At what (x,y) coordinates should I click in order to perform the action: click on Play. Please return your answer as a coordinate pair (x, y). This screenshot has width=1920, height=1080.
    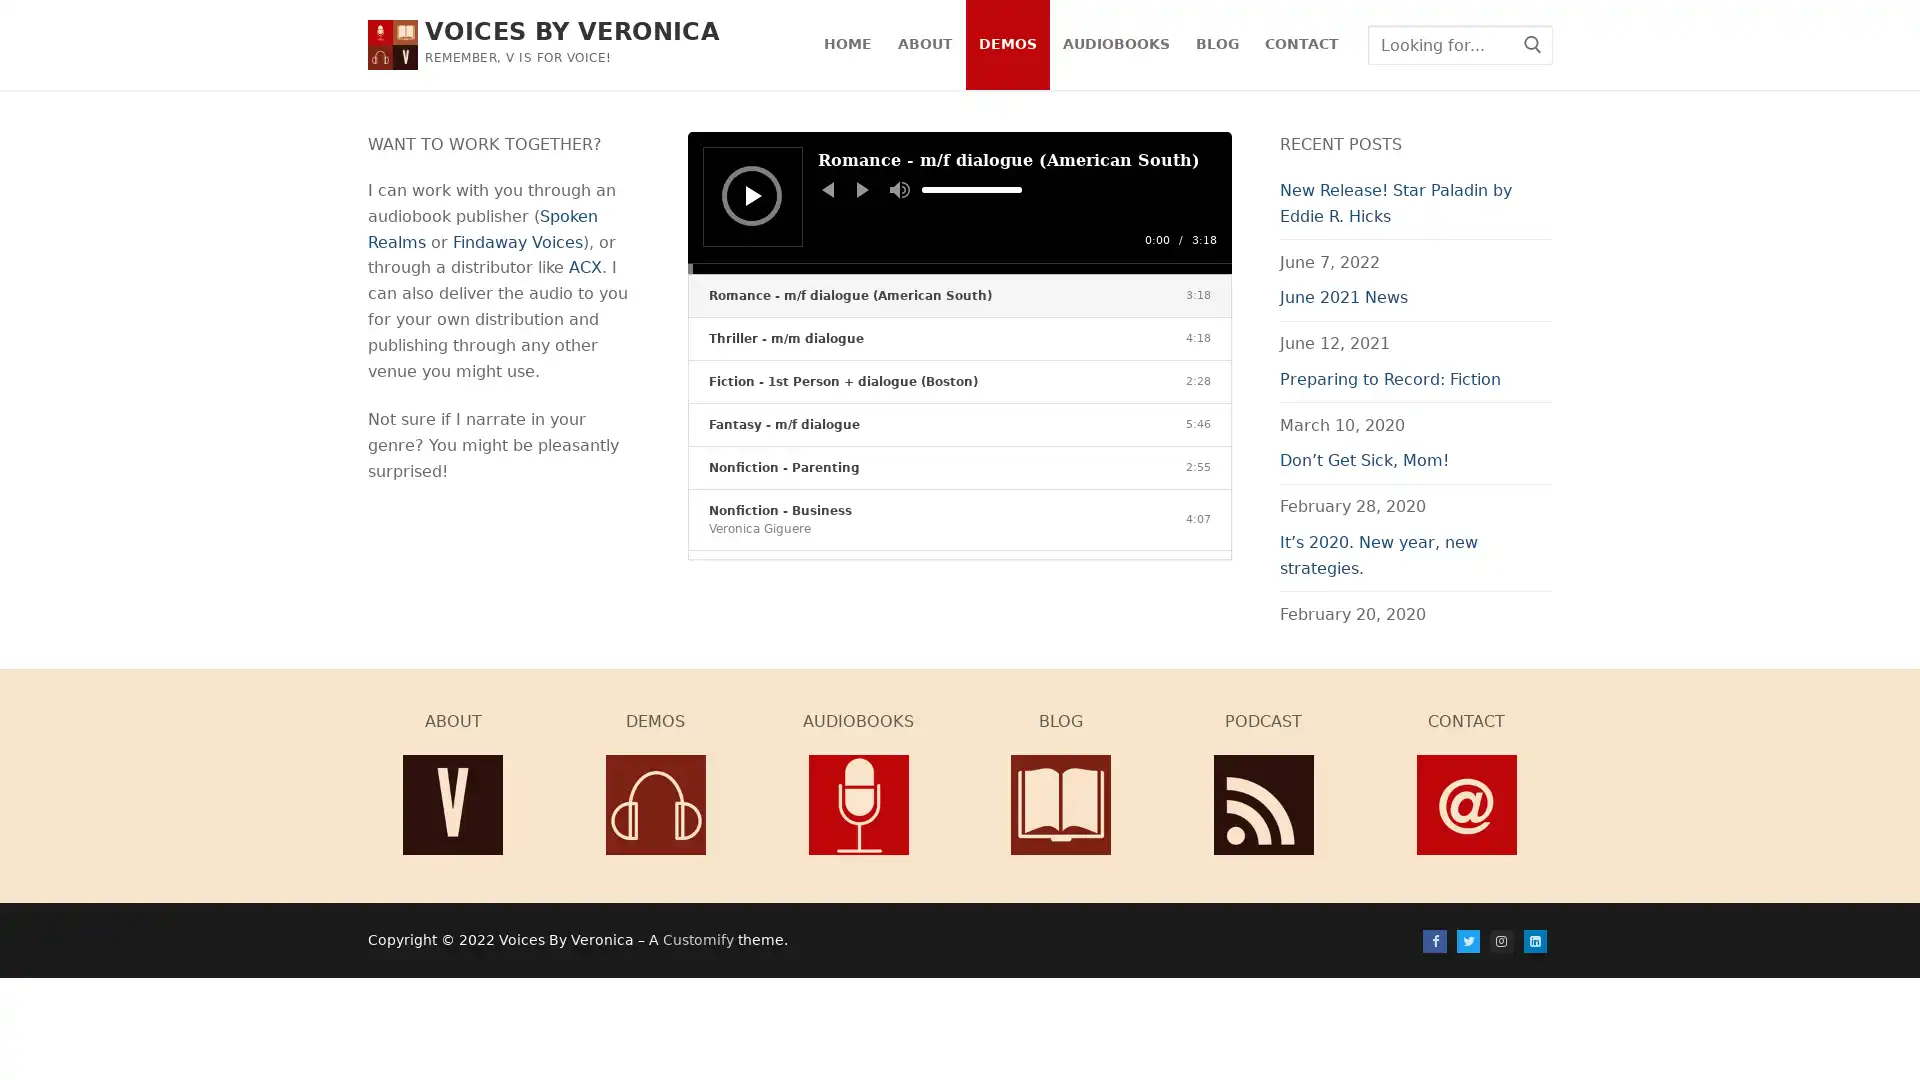
    Looking at the image, I should click on (752, 195).